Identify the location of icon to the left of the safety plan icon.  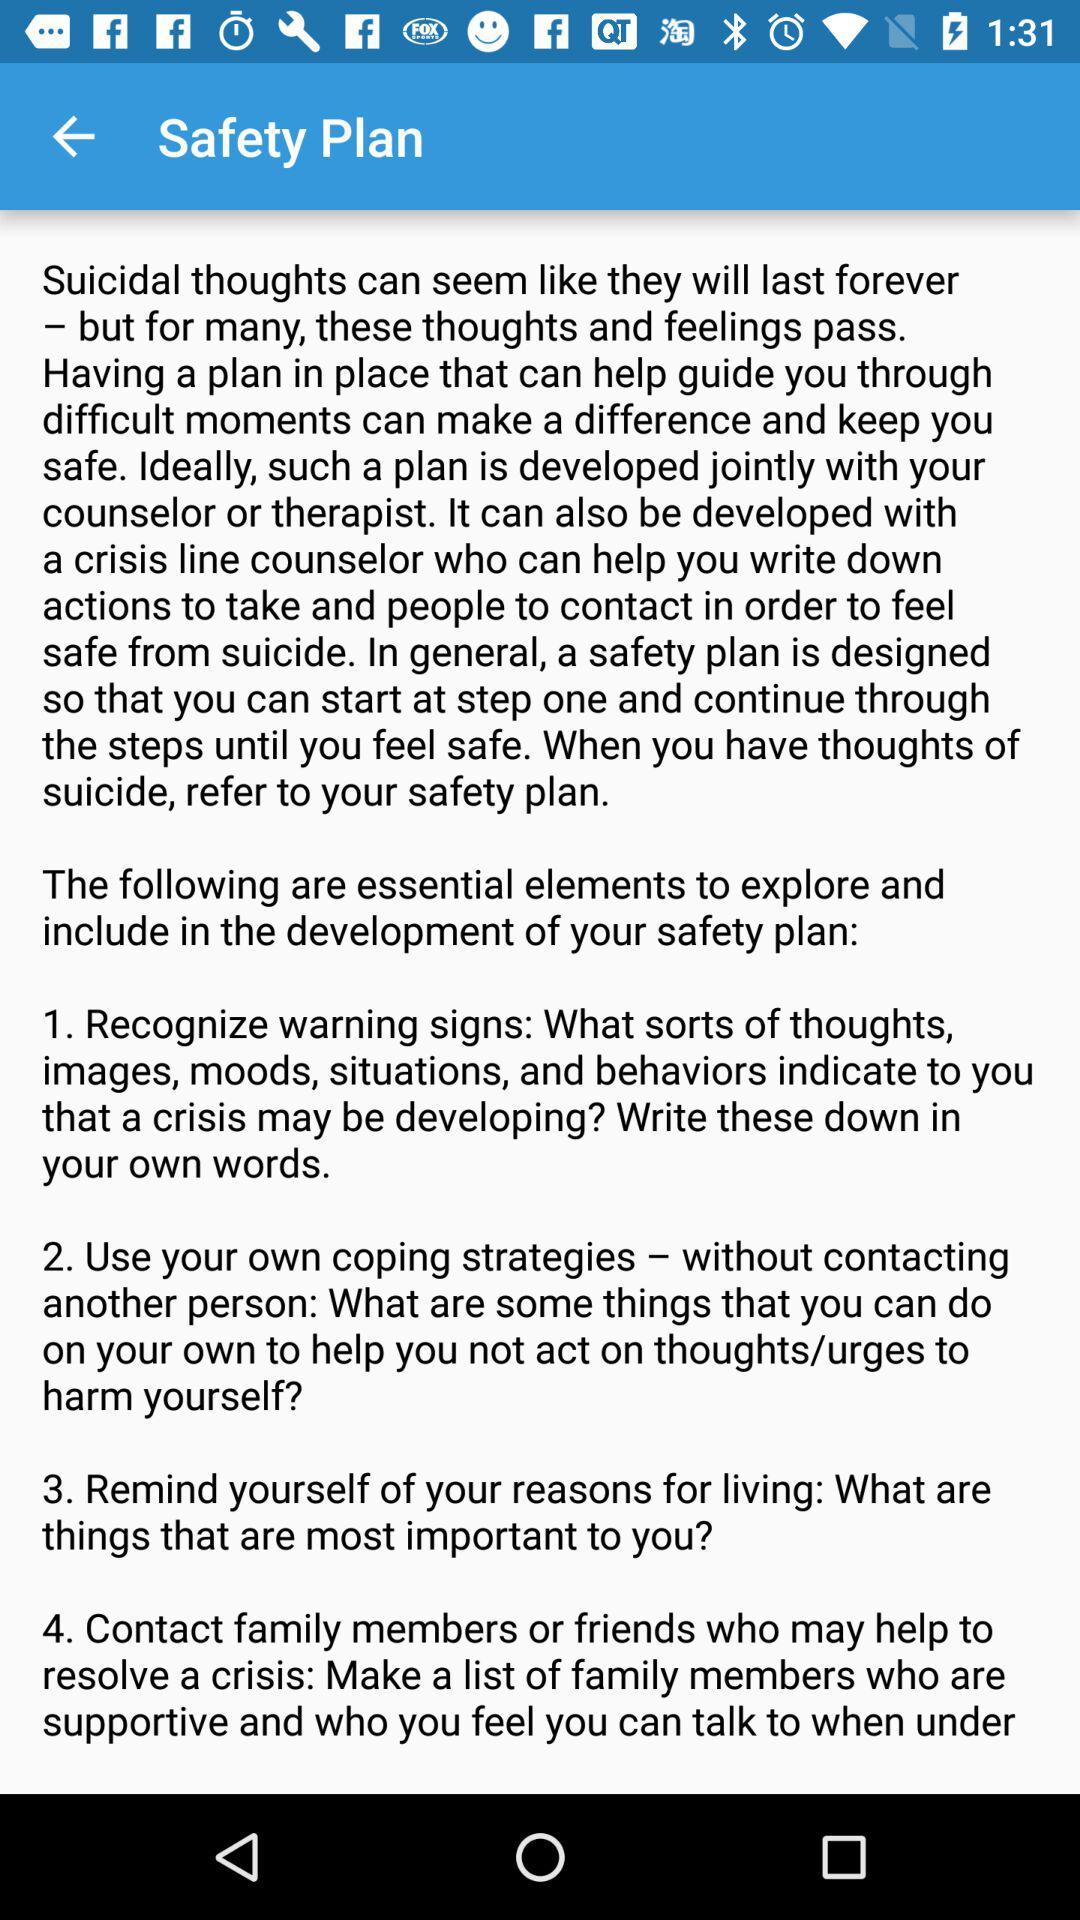
(72, 135).